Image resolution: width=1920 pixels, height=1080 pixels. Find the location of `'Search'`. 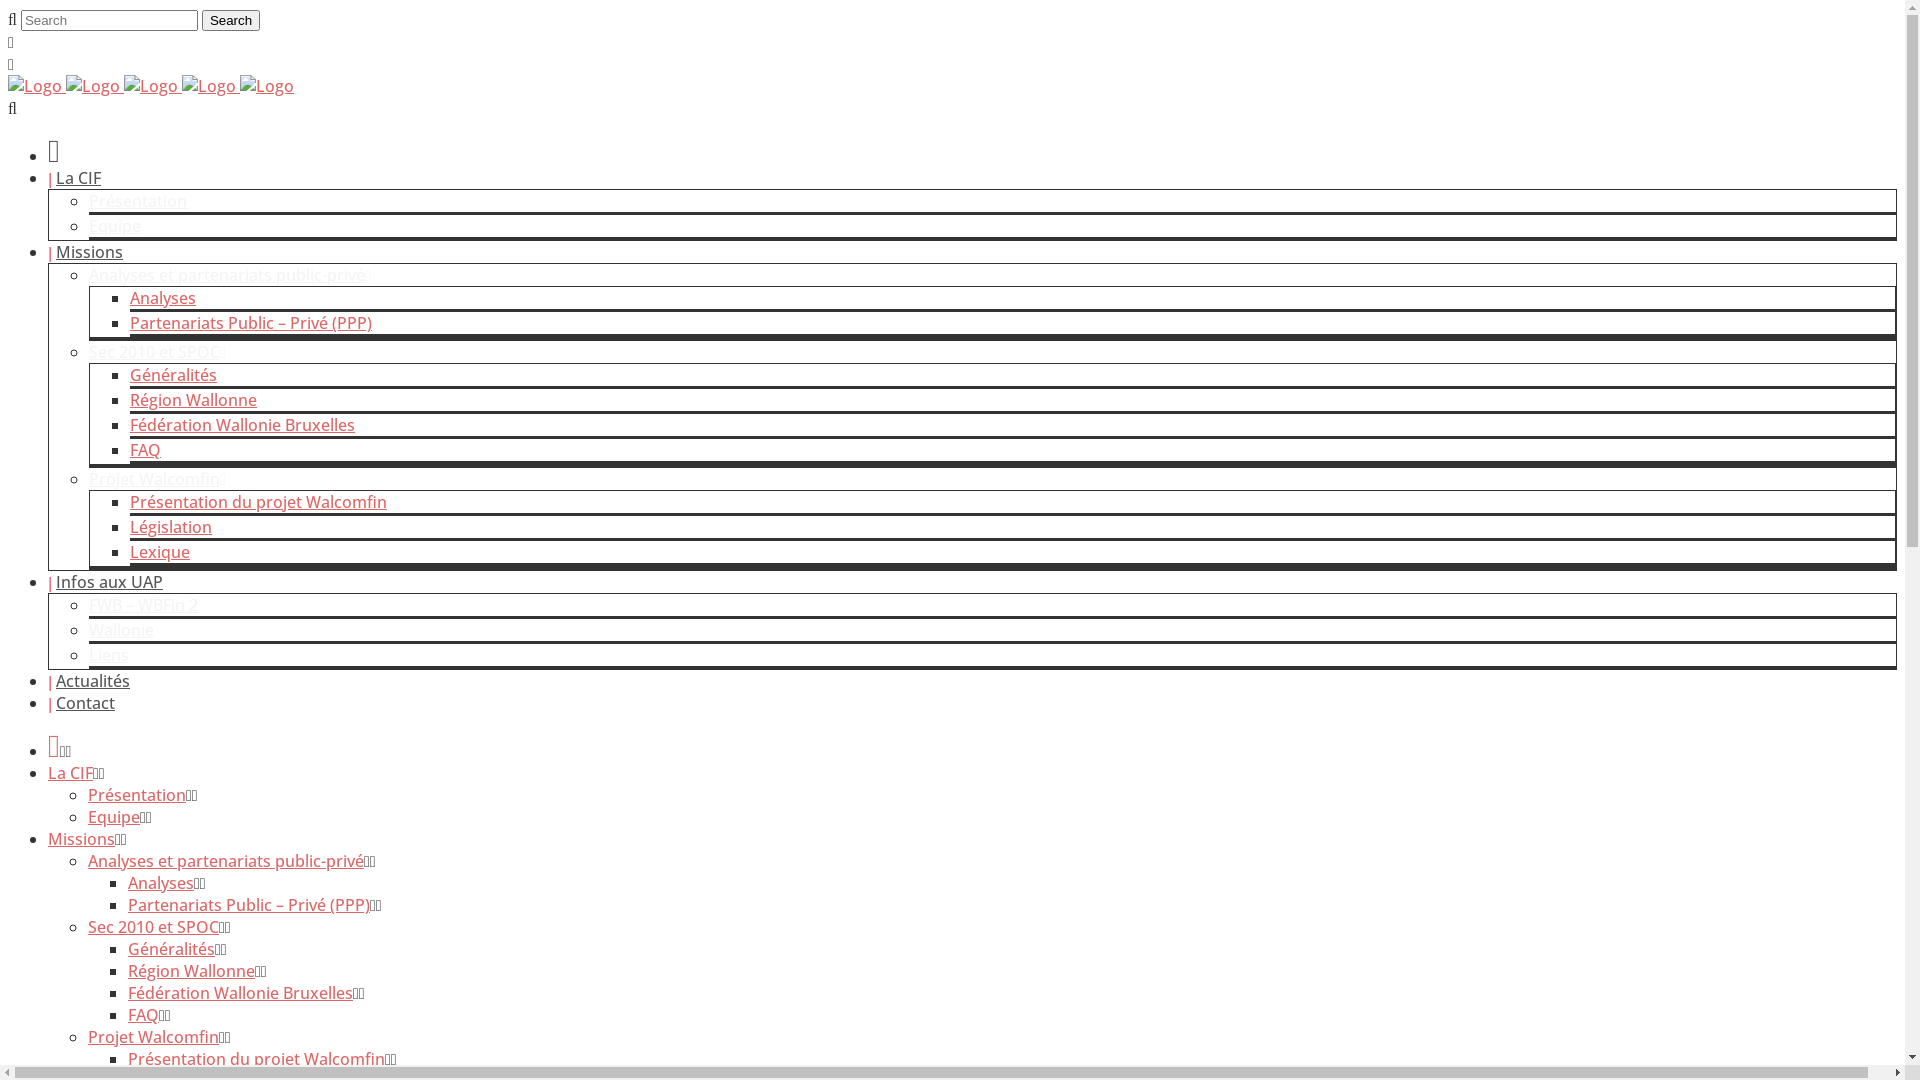

'Search' is located at coordinates (230, 20).